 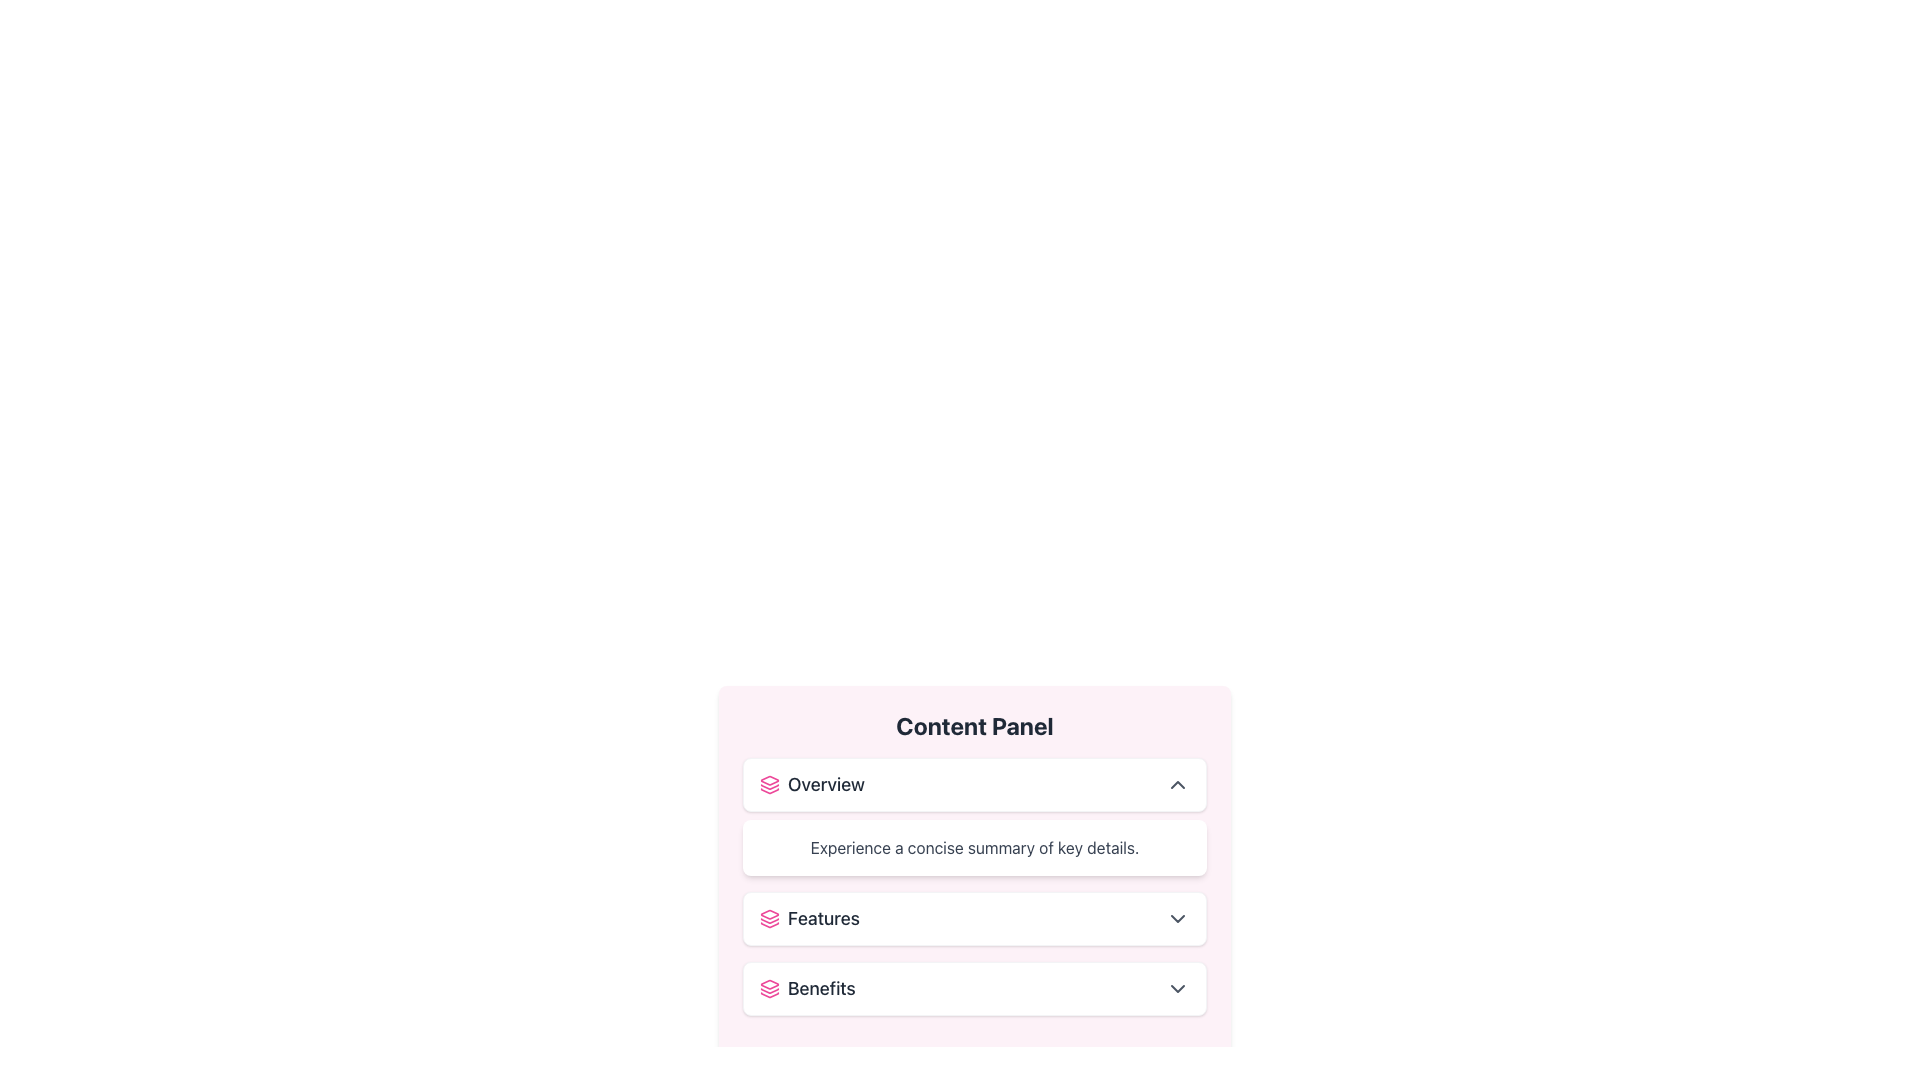 What do you see at coordinates (1177, 784) in the screenshot?
I see `the icon located at the right end of the 'Overview' section header to trigger possible visual feedback` at bounding box center [1177, 784].